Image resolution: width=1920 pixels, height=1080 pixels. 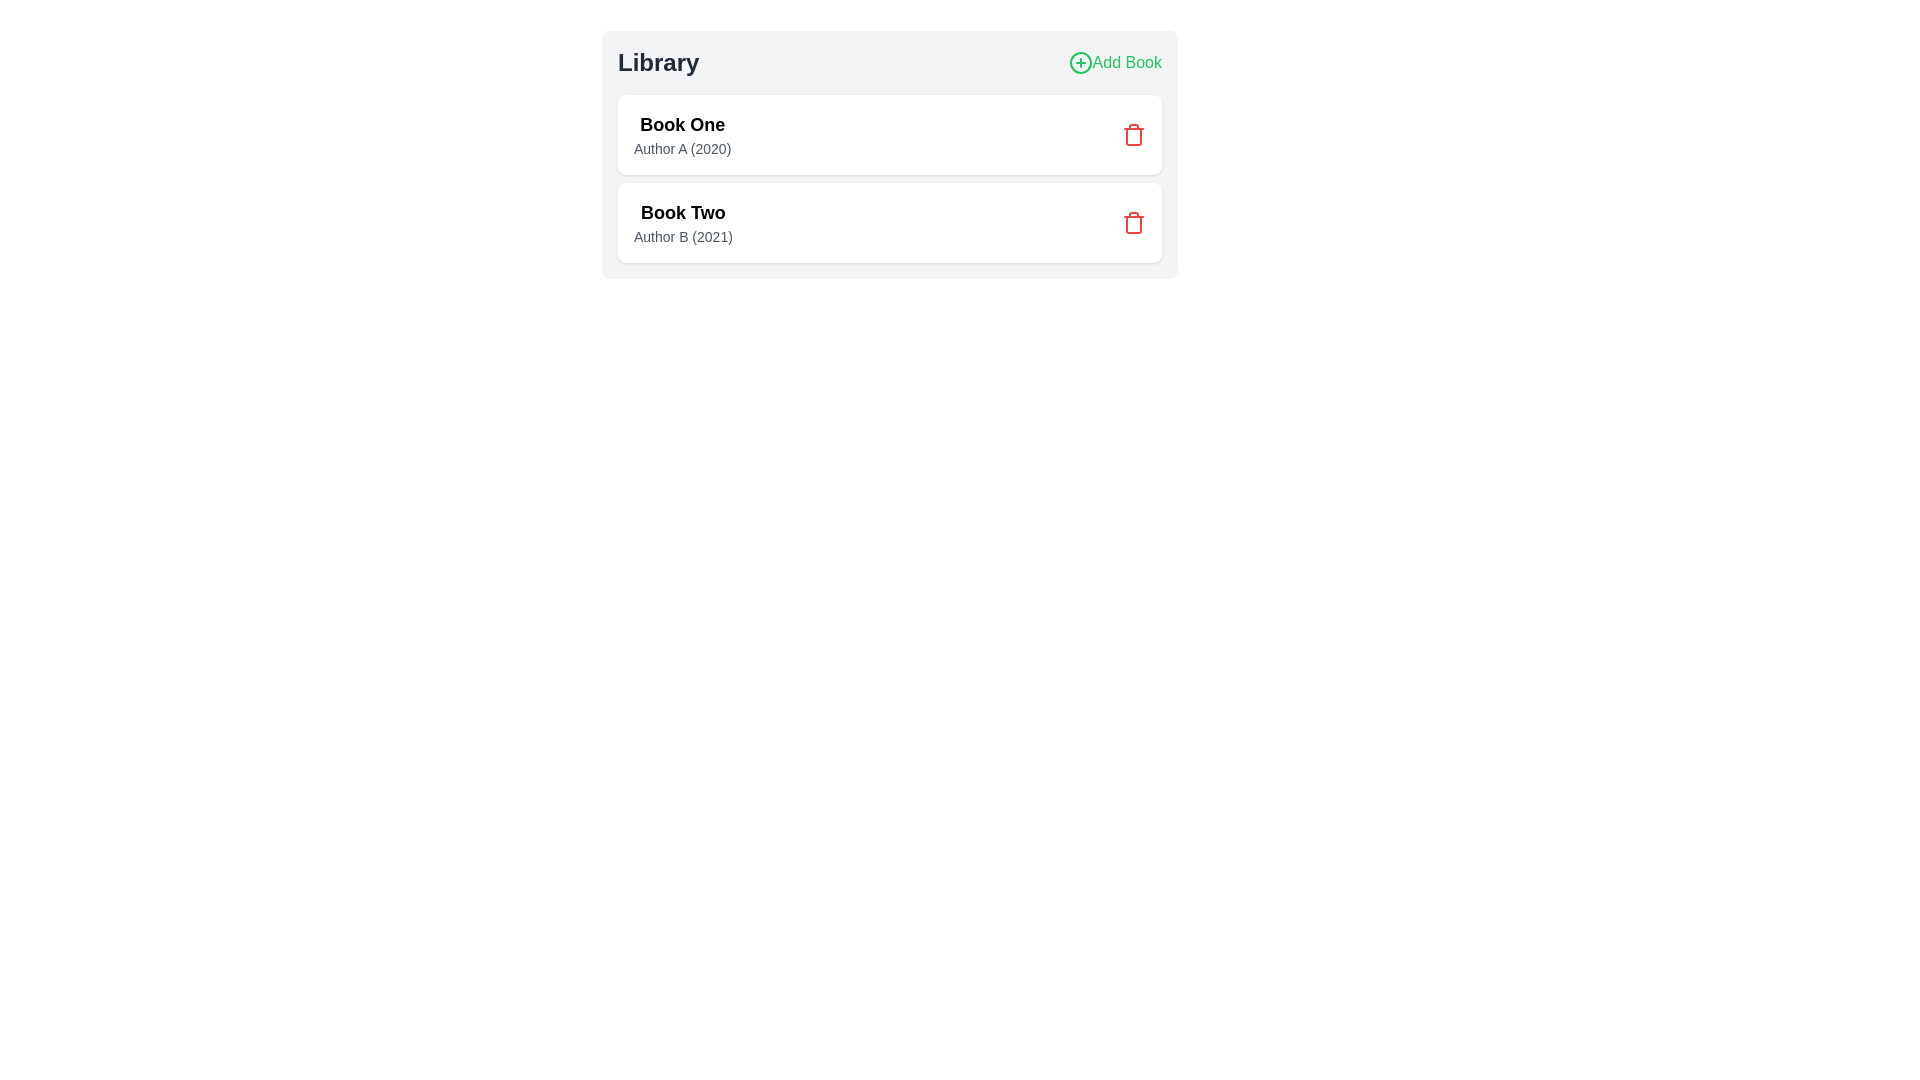 I want to click on the button for adding a new book to the library, so click(x=1114, y=61).